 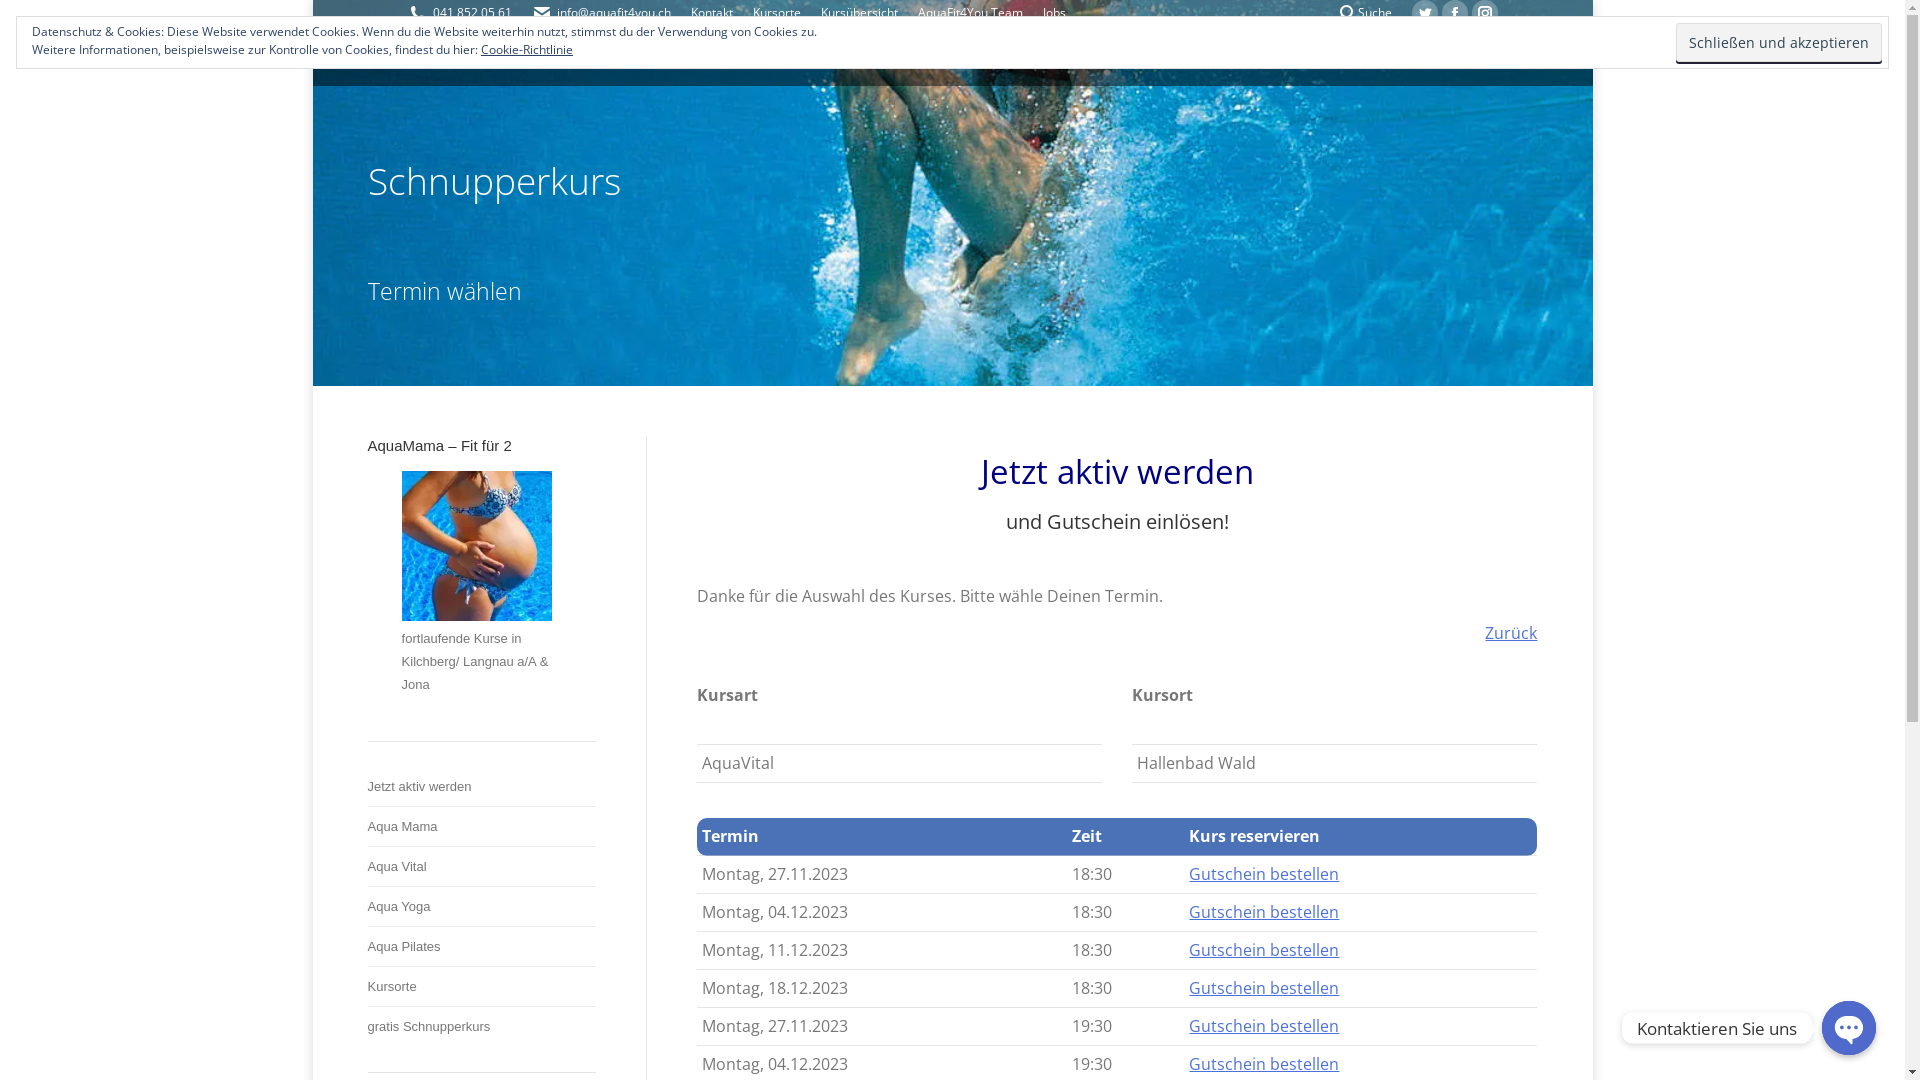 I want to click on 'Suche', so click(x=1362, y=12).